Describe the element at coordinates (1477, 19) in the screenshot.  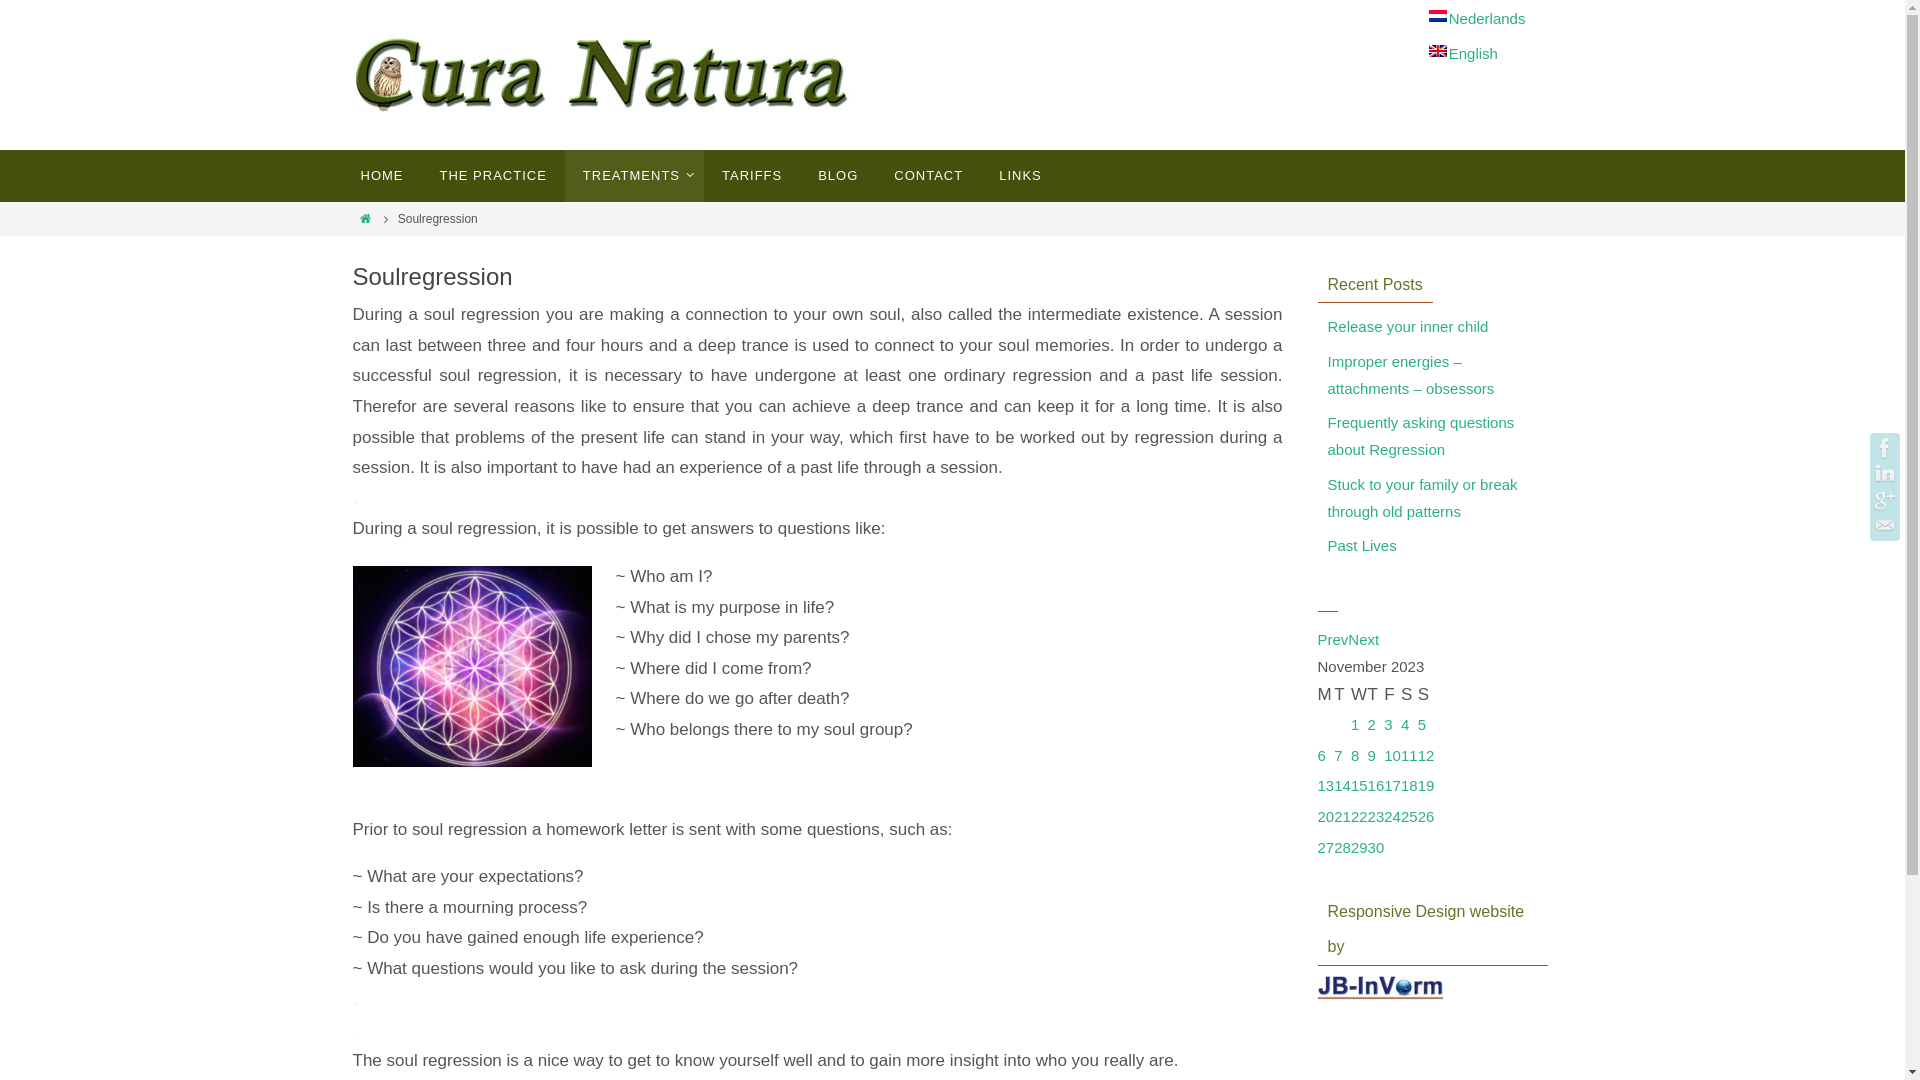
I see `'Nederlands'` at that location.